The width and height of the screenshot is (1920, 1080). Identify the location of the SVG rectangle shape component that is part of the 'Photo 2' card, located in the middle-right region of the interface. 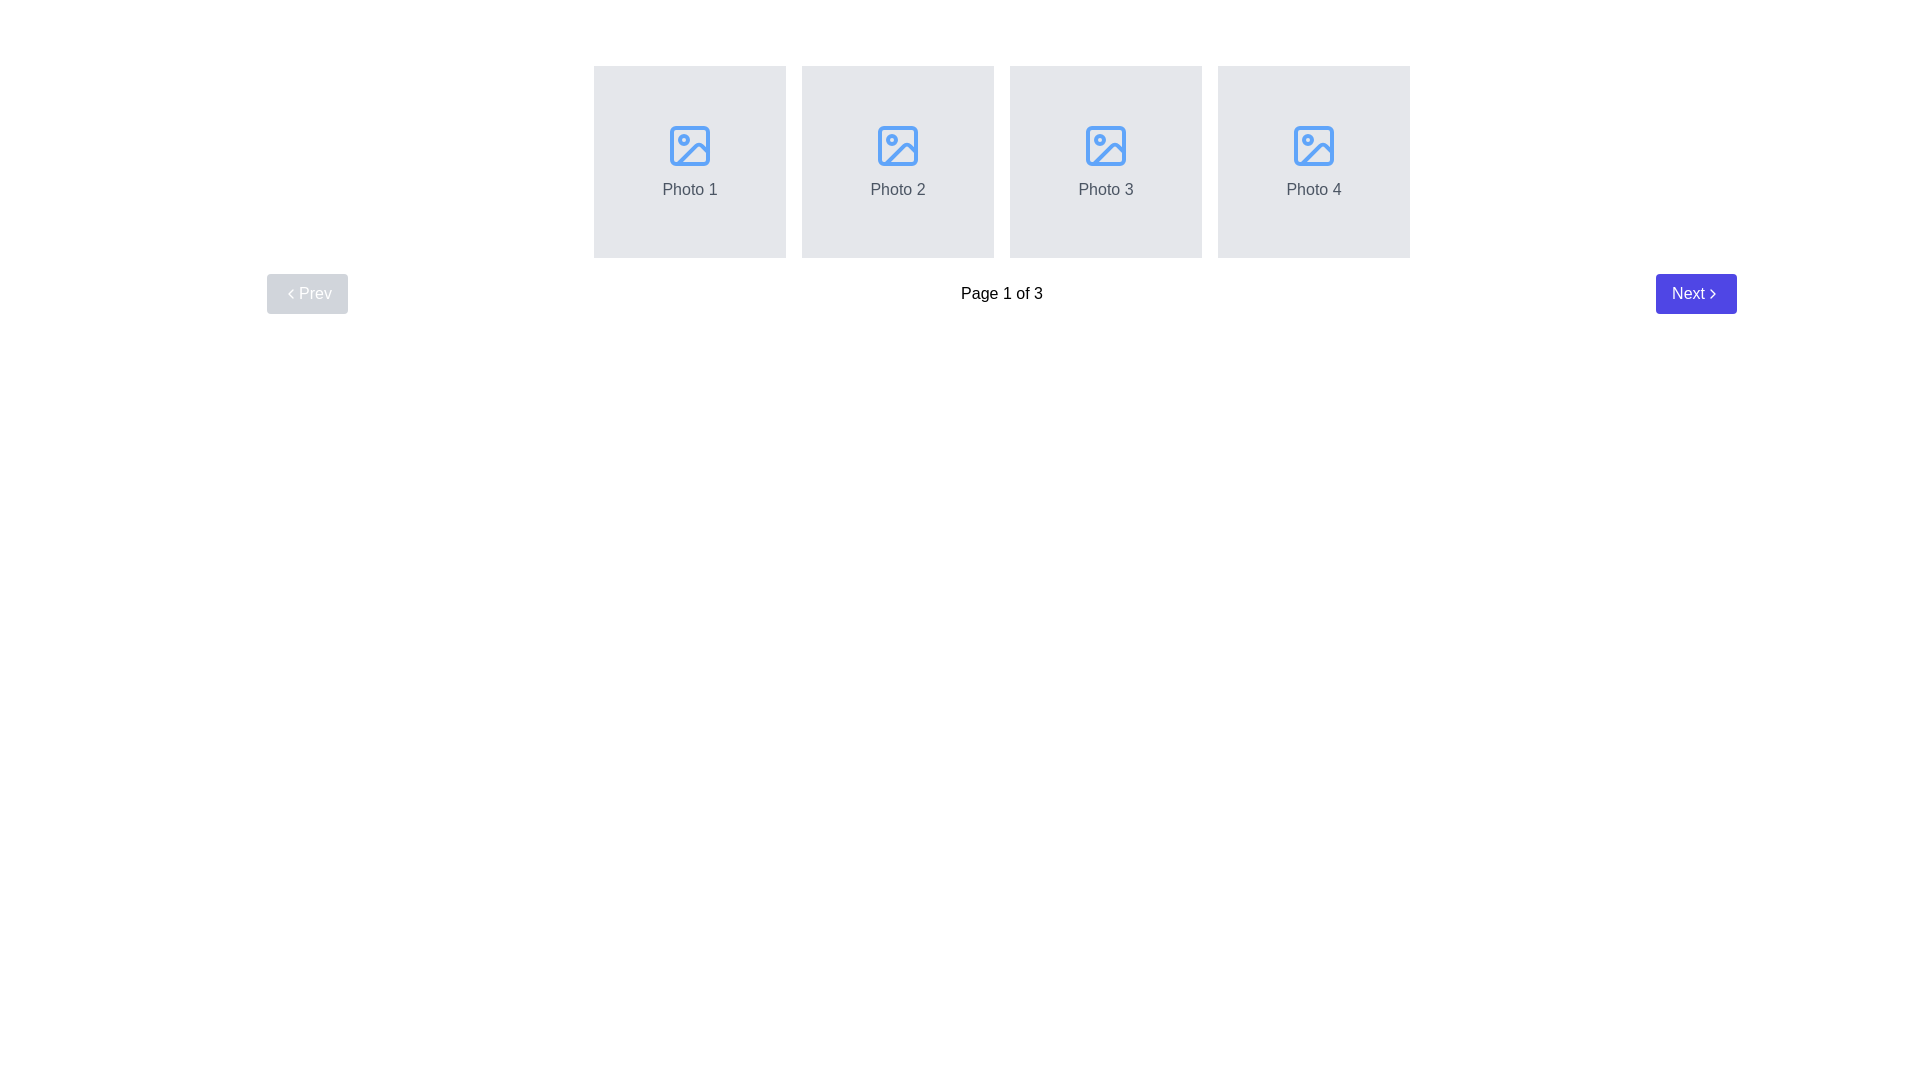
(896, 145).